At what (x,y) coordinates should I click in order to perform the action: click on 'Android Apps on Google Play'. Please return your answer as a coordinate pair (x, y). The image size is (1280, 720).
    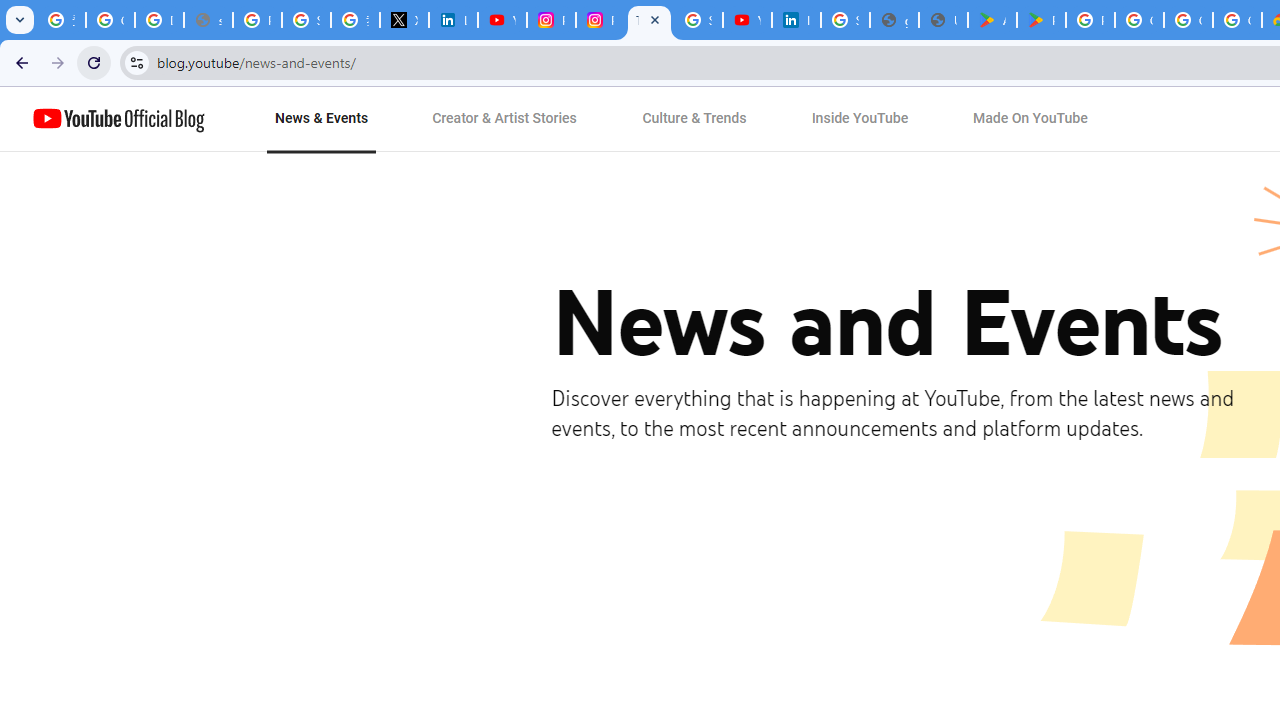
    Looking at the image, I should click on (992, 20).